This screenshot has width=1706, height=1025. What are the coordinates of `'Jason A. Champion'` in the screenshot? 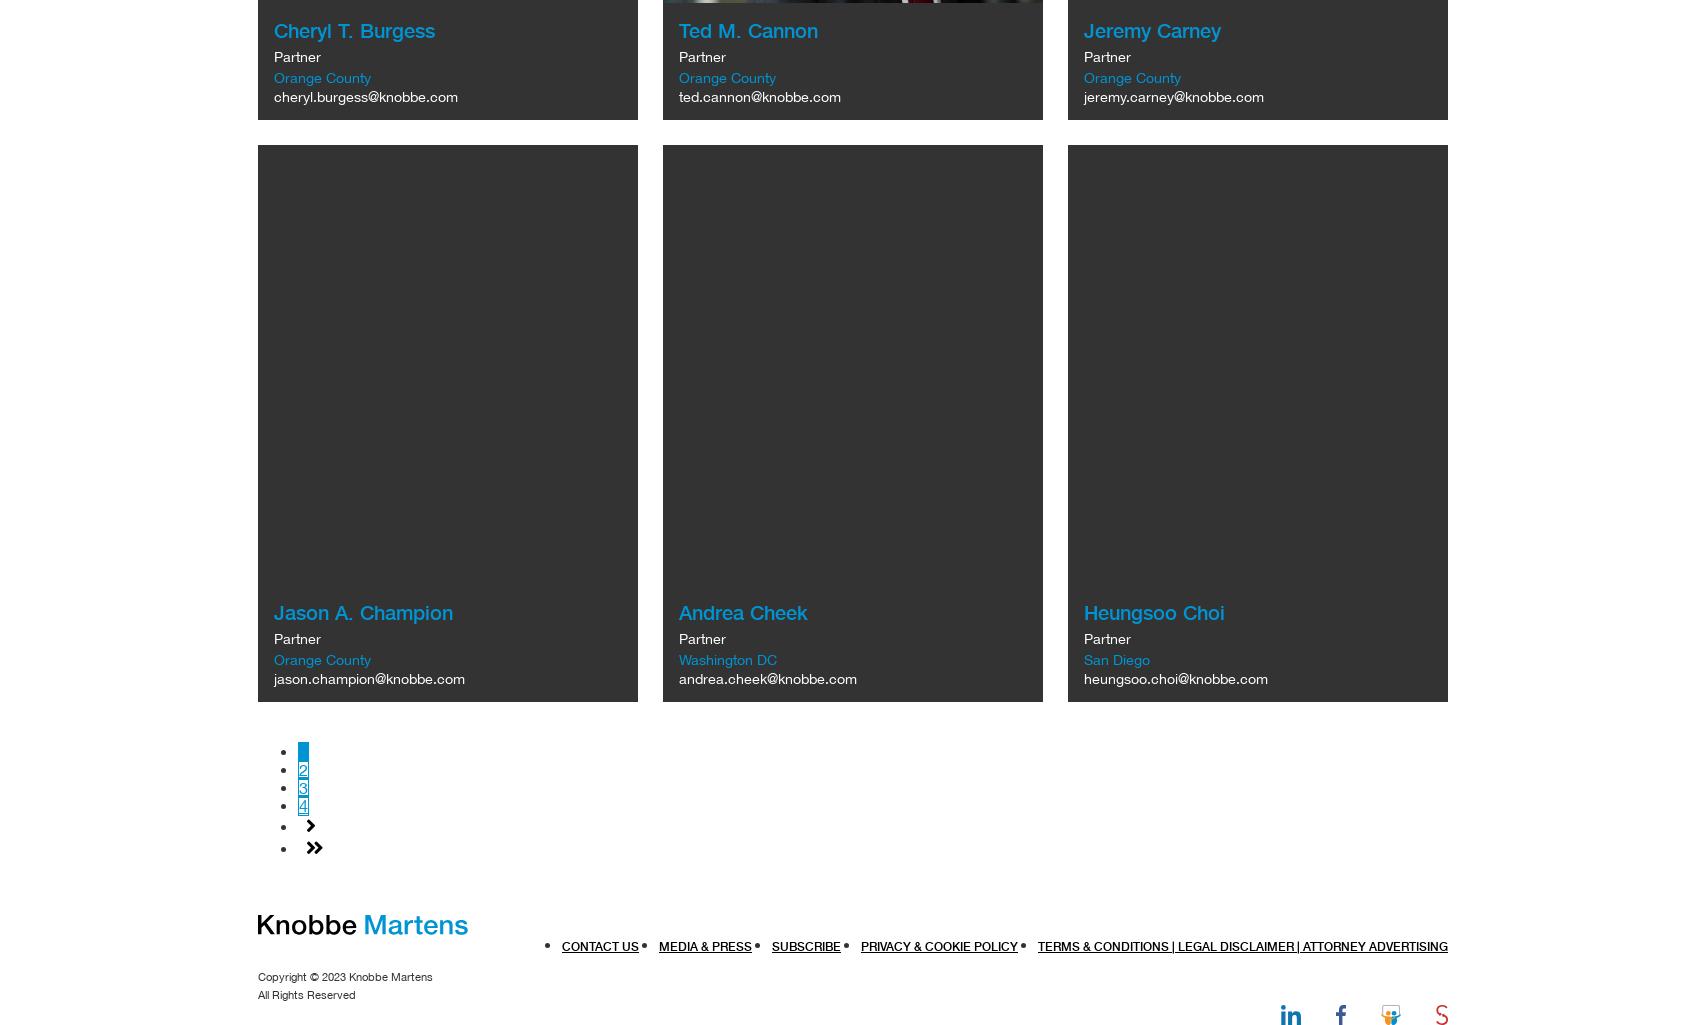 It's located at (363, 611).